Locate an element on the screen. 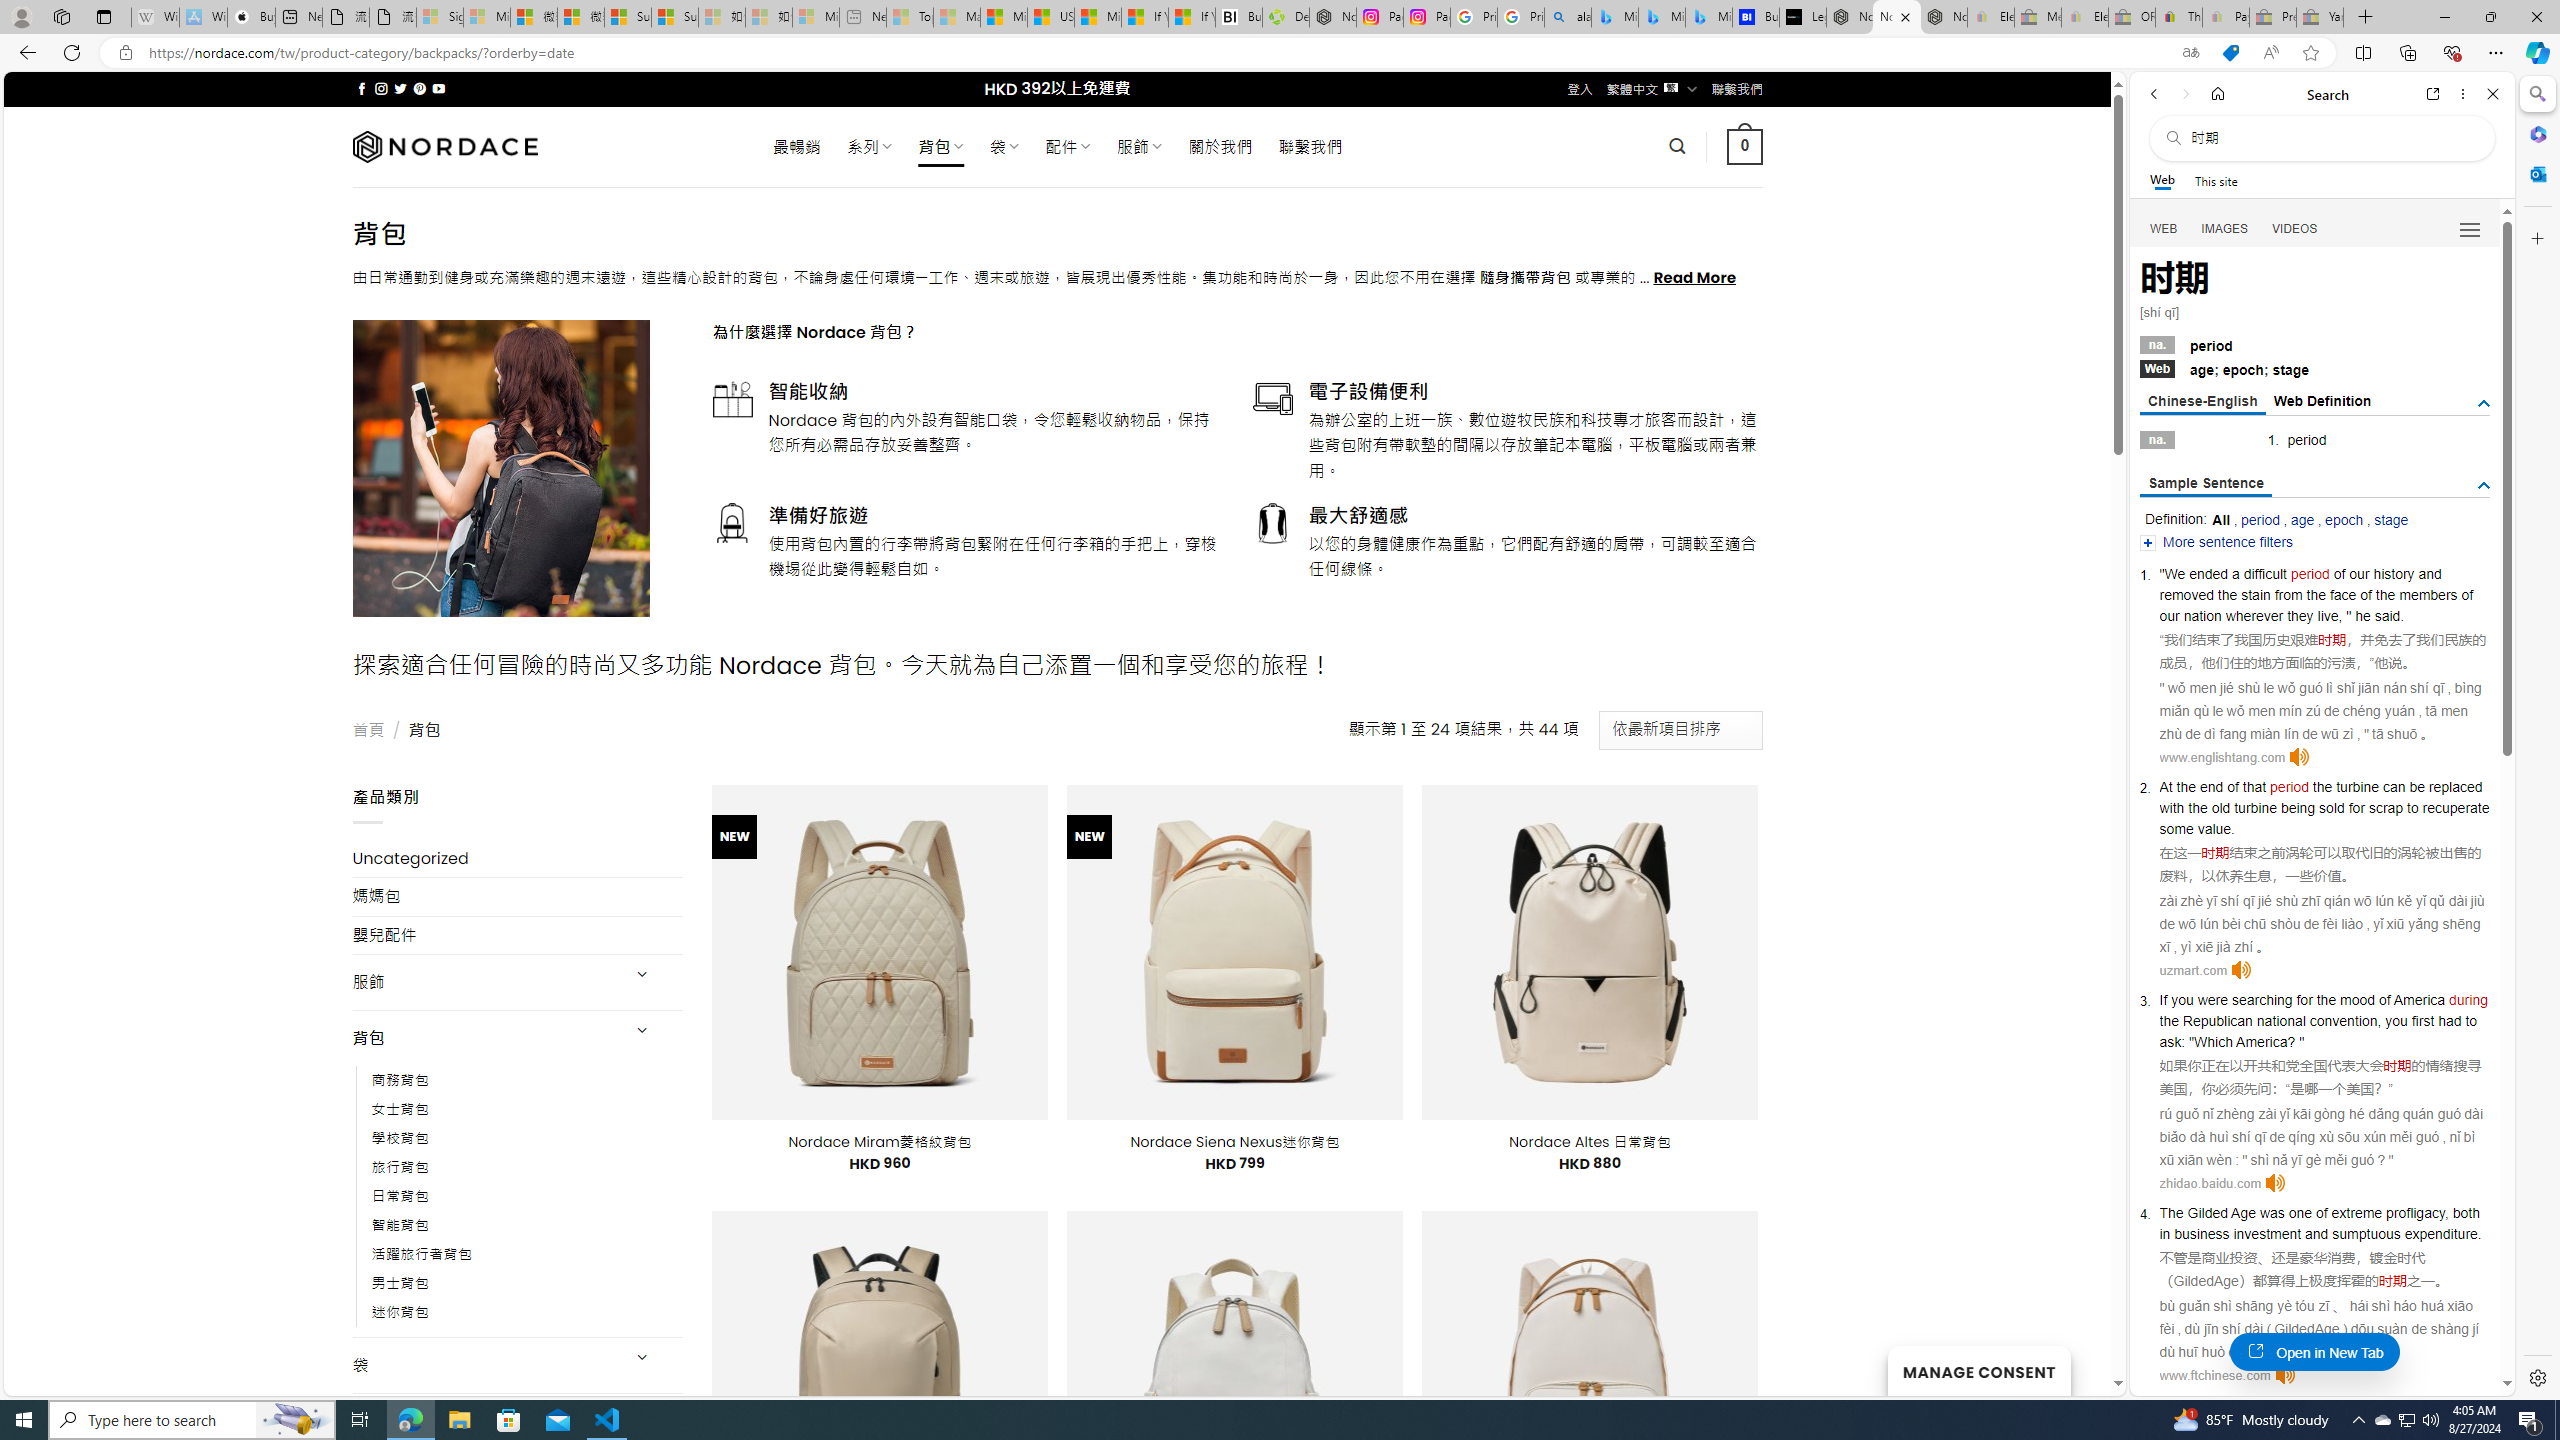  'Side bar' is located at coordinates (2537, 735).